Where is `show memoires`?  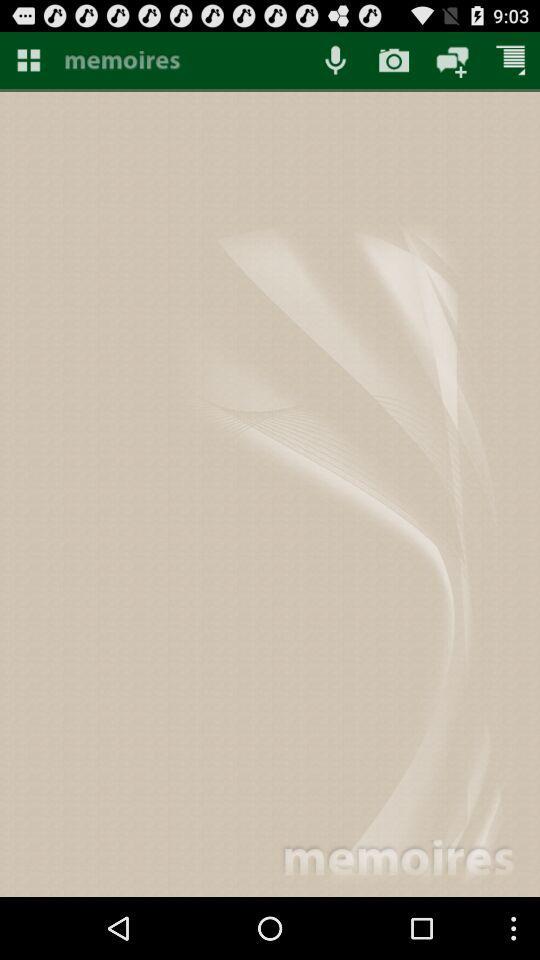
show memoires is located at coordinates (182, 61).